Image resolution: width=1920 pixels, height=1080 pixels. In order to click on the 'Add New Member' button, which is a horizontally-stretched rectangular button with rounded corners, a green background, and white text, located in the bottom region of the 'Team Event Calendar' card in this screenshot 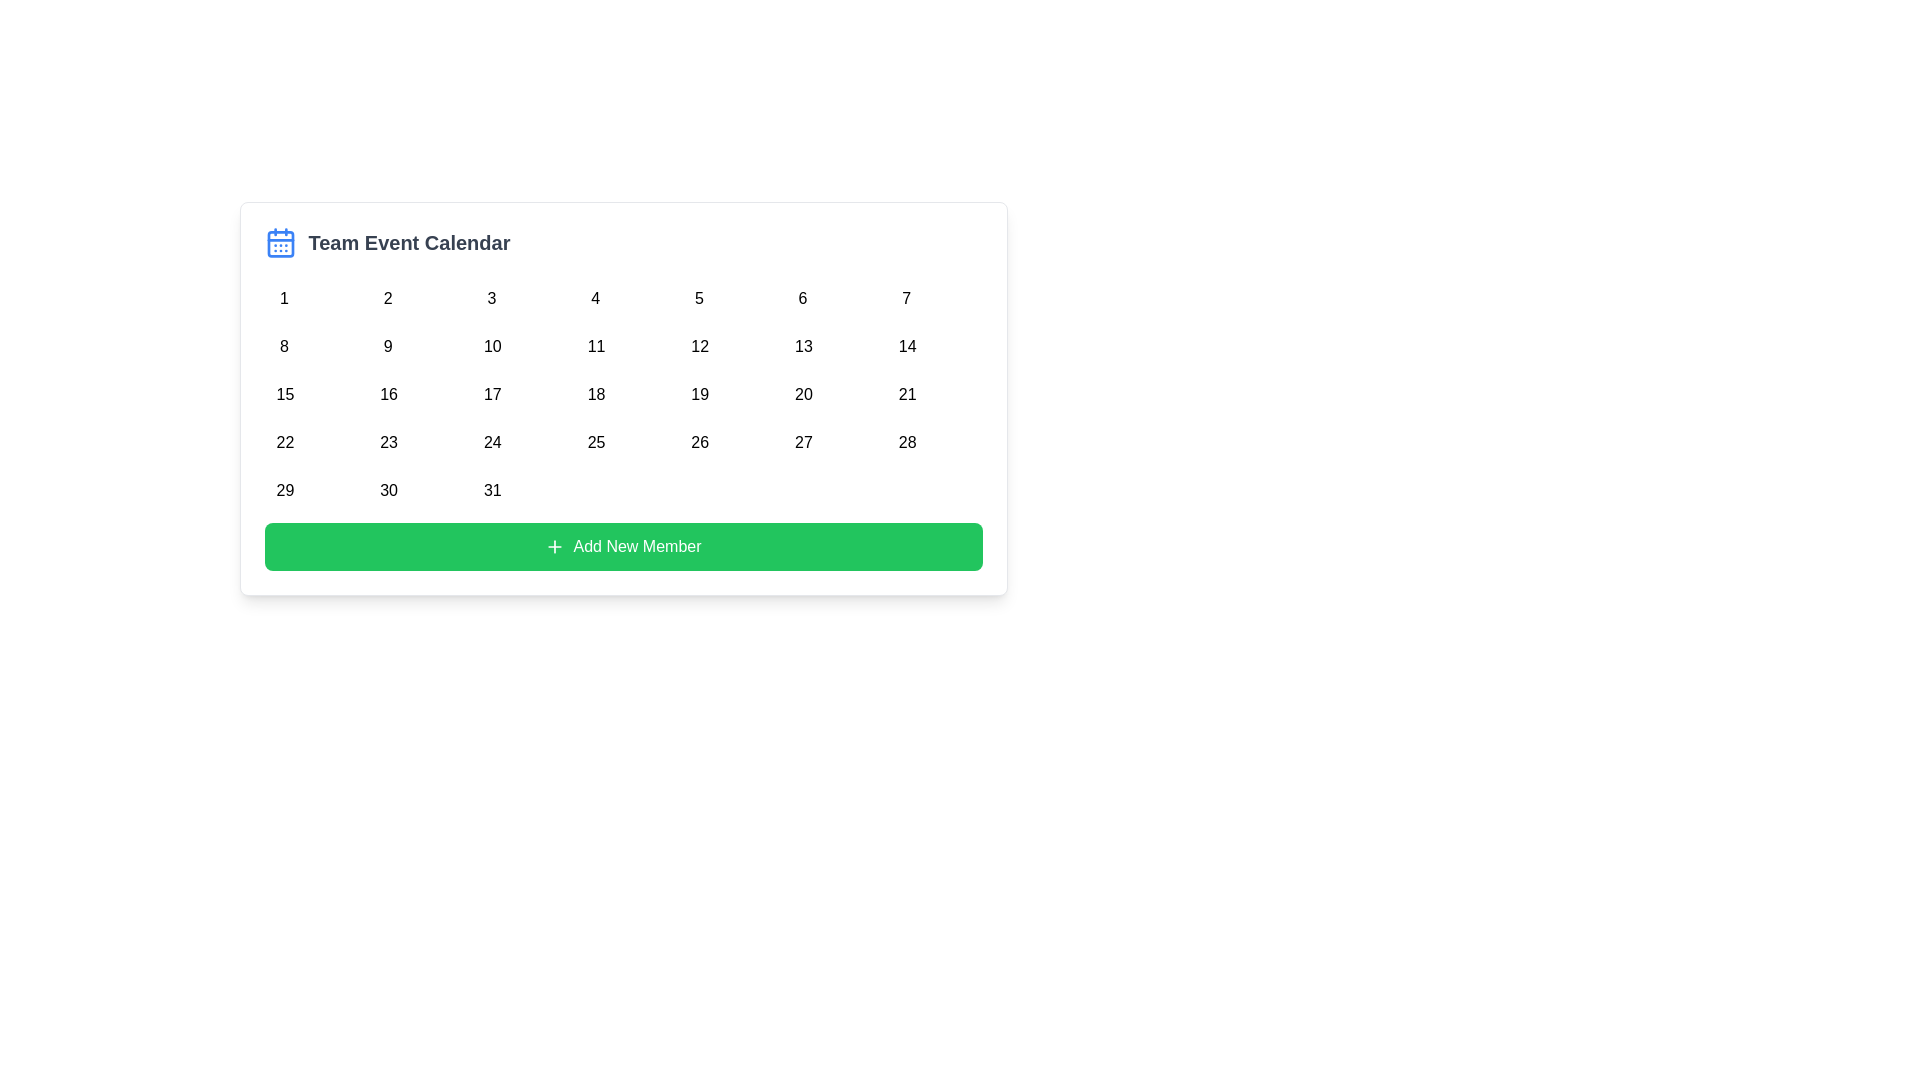, I will do `click(622, 547)`.